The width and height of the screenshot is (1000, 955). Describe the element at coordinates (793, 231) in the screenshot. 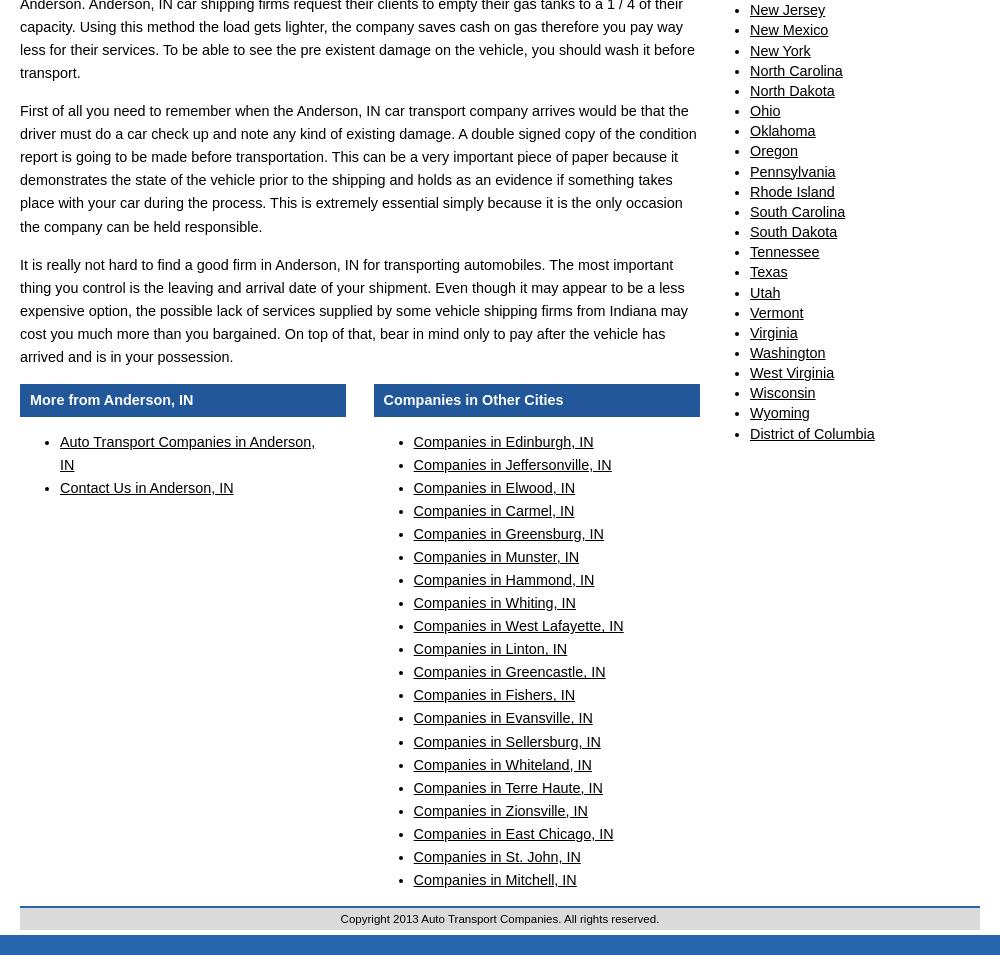

I see `'South Dakota'` at that location.